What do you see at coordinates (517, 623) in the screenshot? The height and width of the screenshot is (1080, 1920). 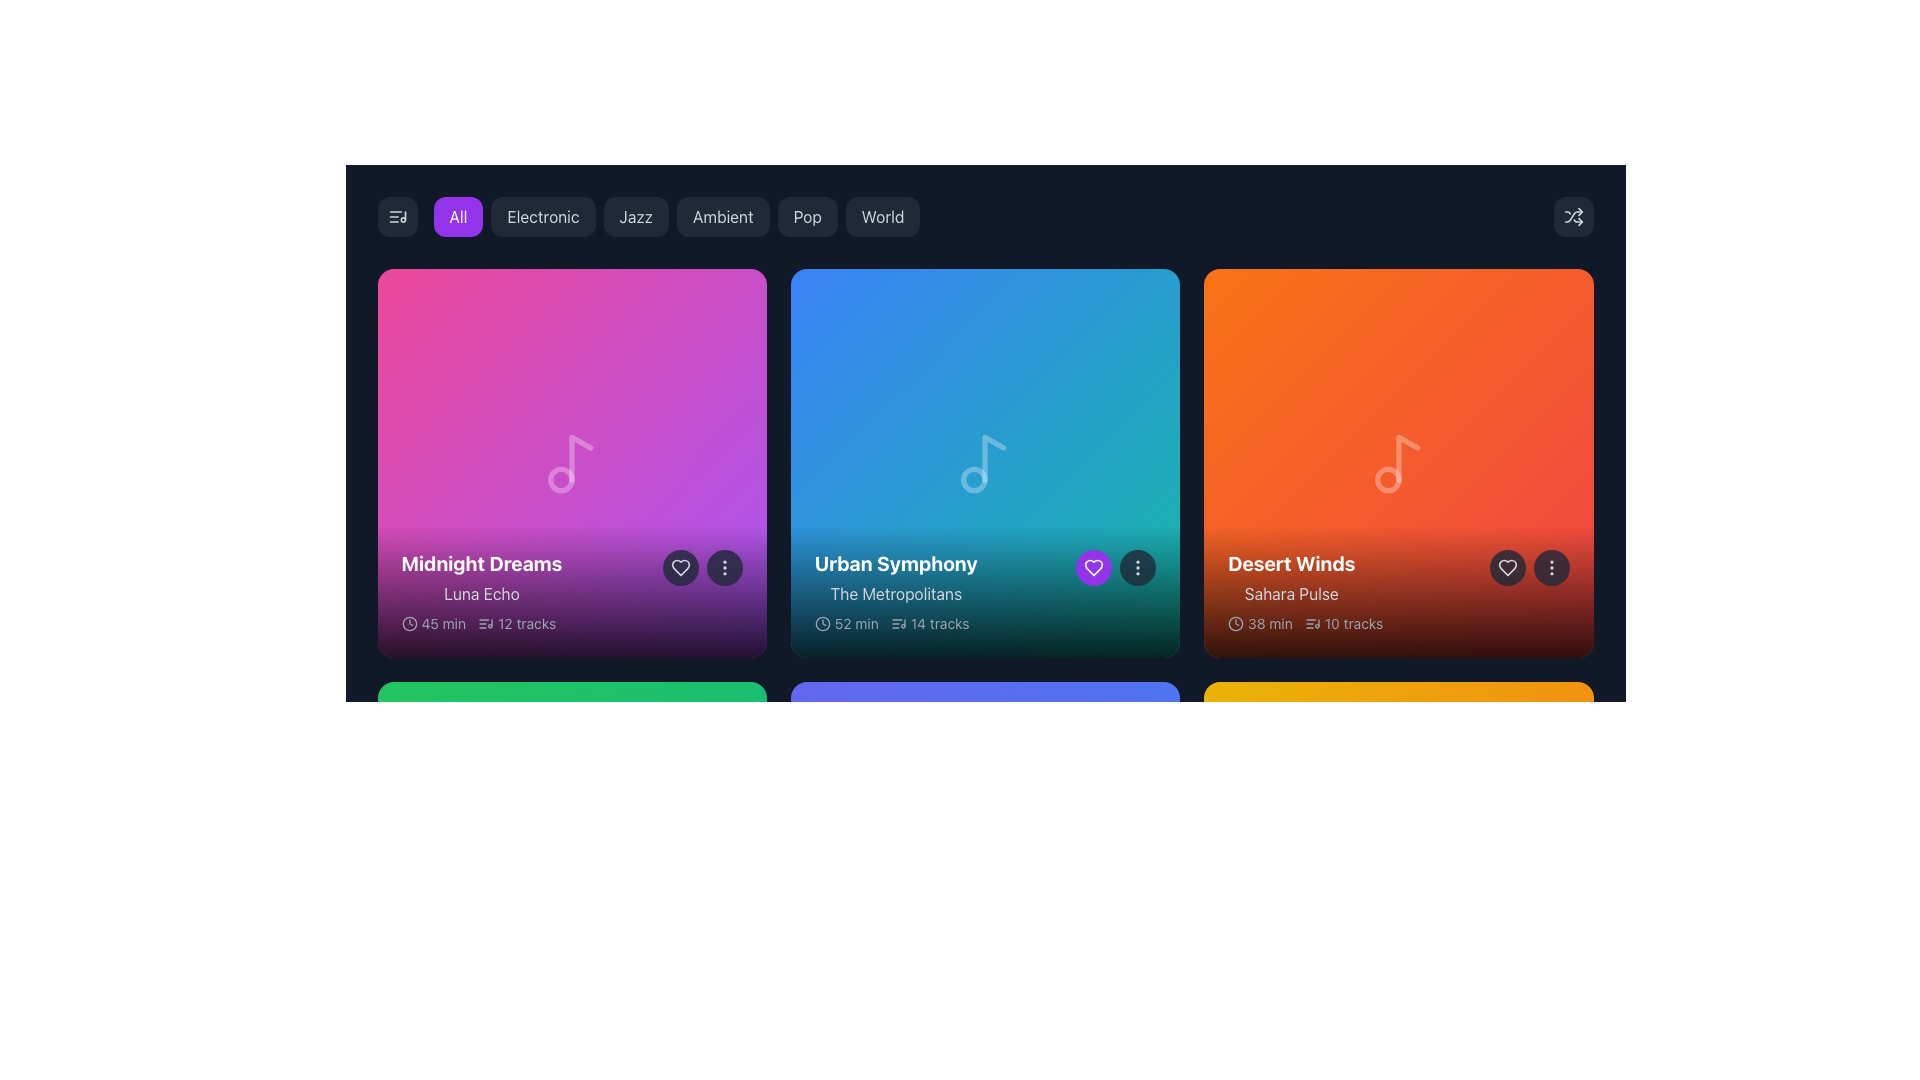 I see `text '12 tracks' from the label with an icon located in the lower-left portion of the 'Midnight Dreams' card, next to the duration '45 min'` at bounding box center [517, 623].